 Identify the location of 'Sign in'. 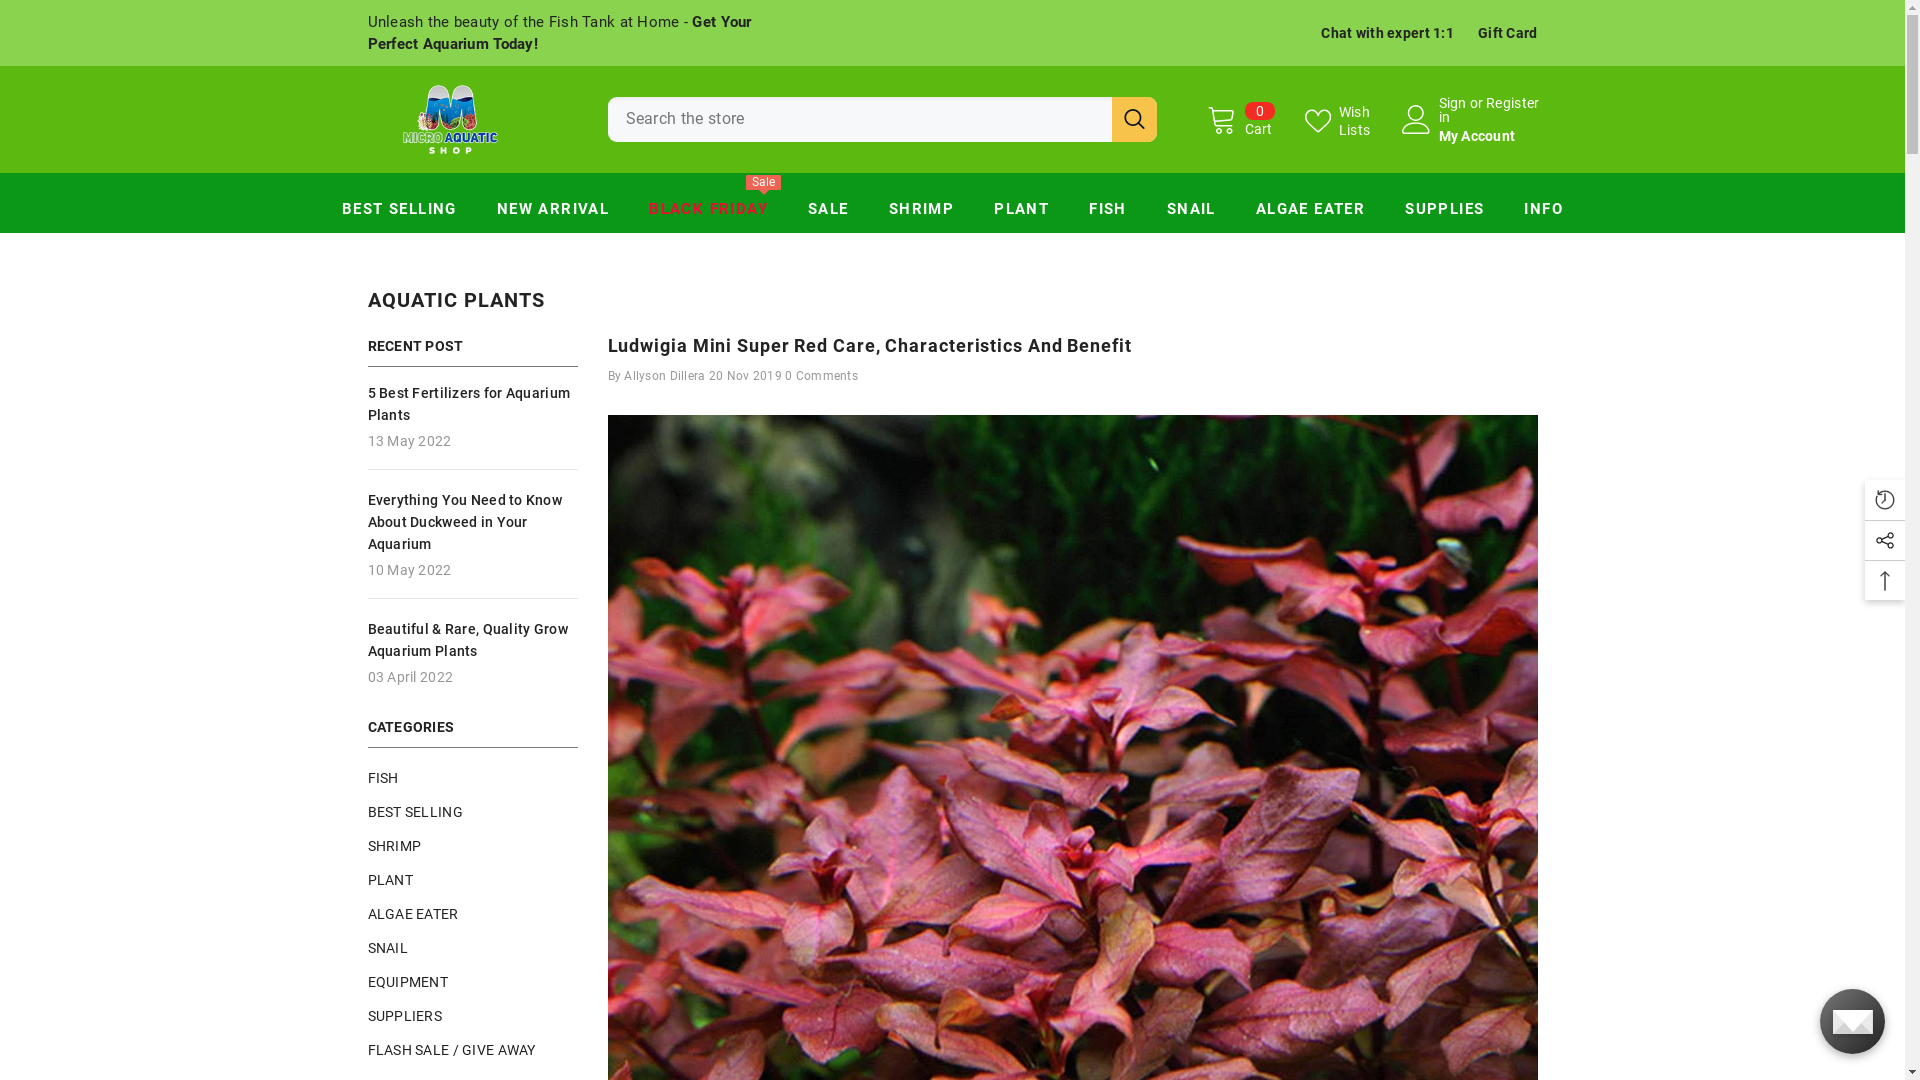
(1451, 110).